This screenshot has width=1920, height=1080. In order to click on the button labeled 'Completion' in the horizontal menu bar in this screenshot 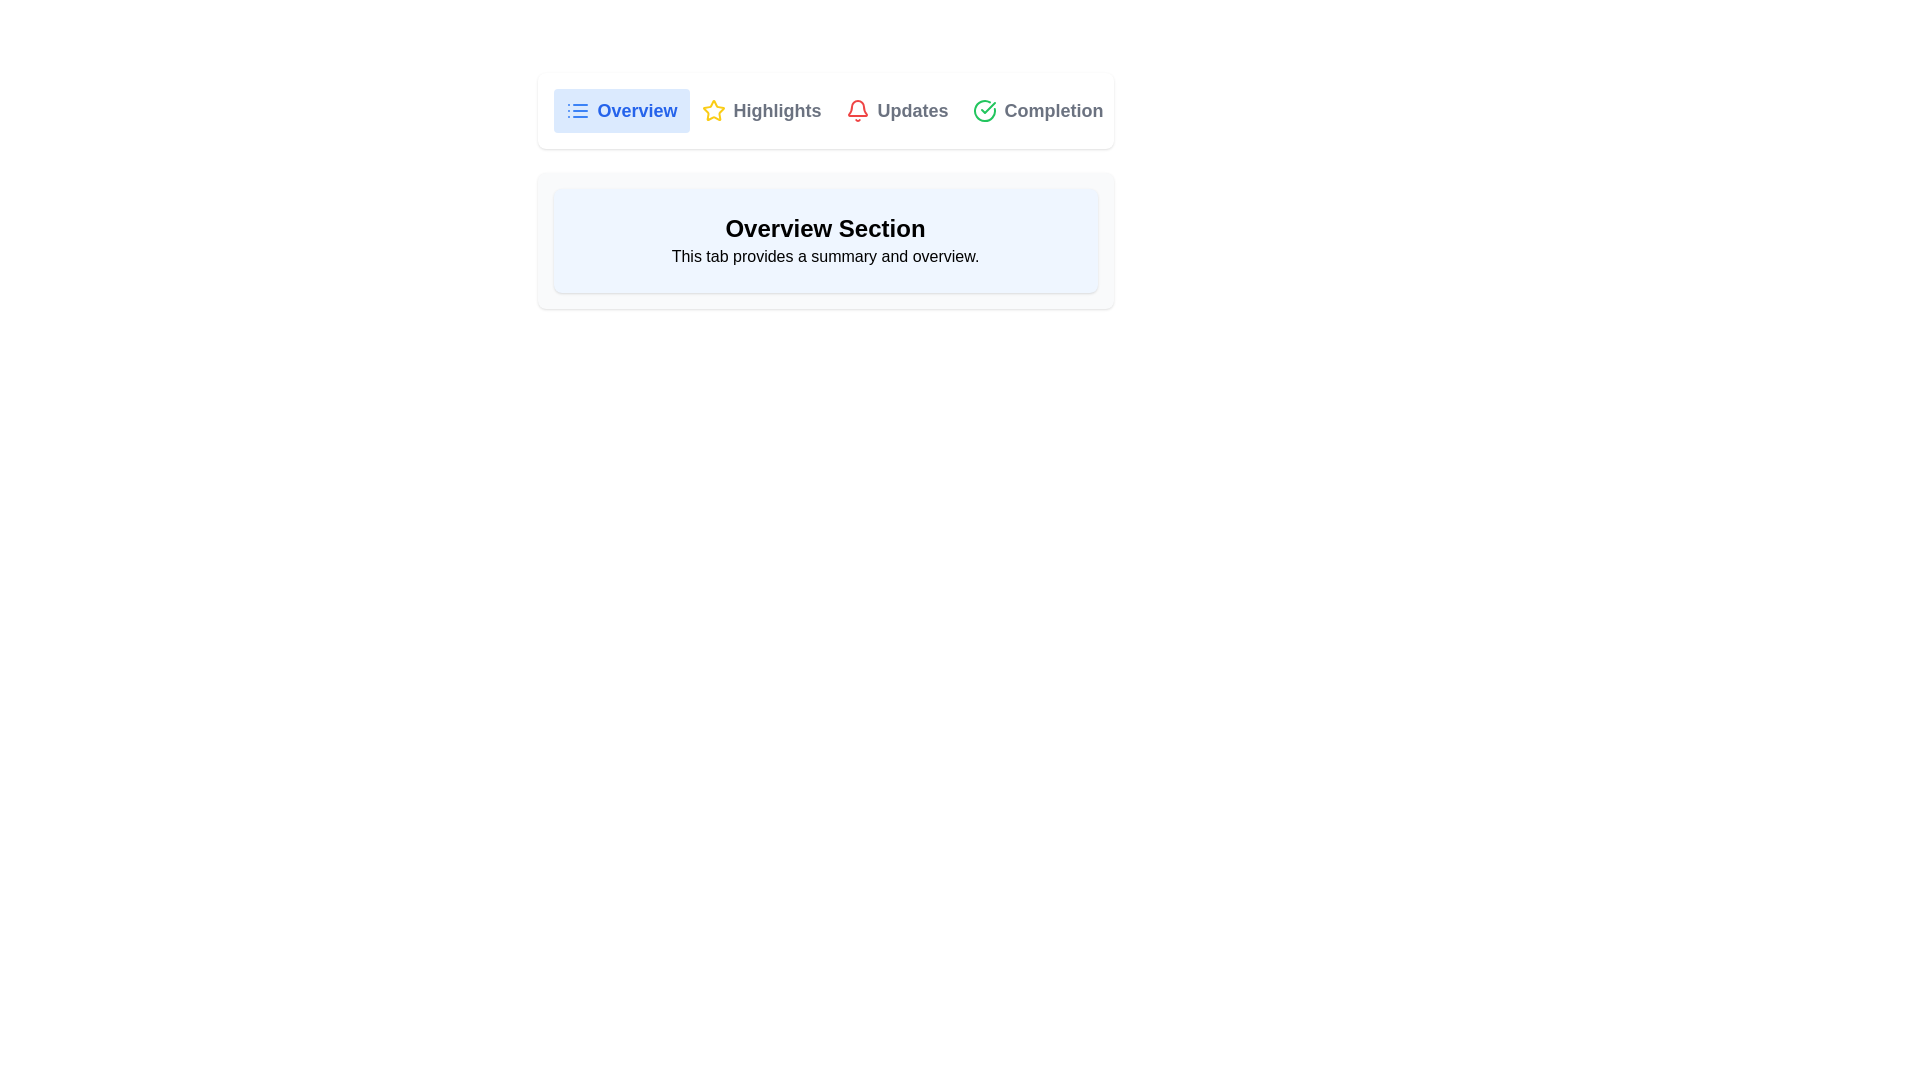, I will do `click(1053, 111)`.